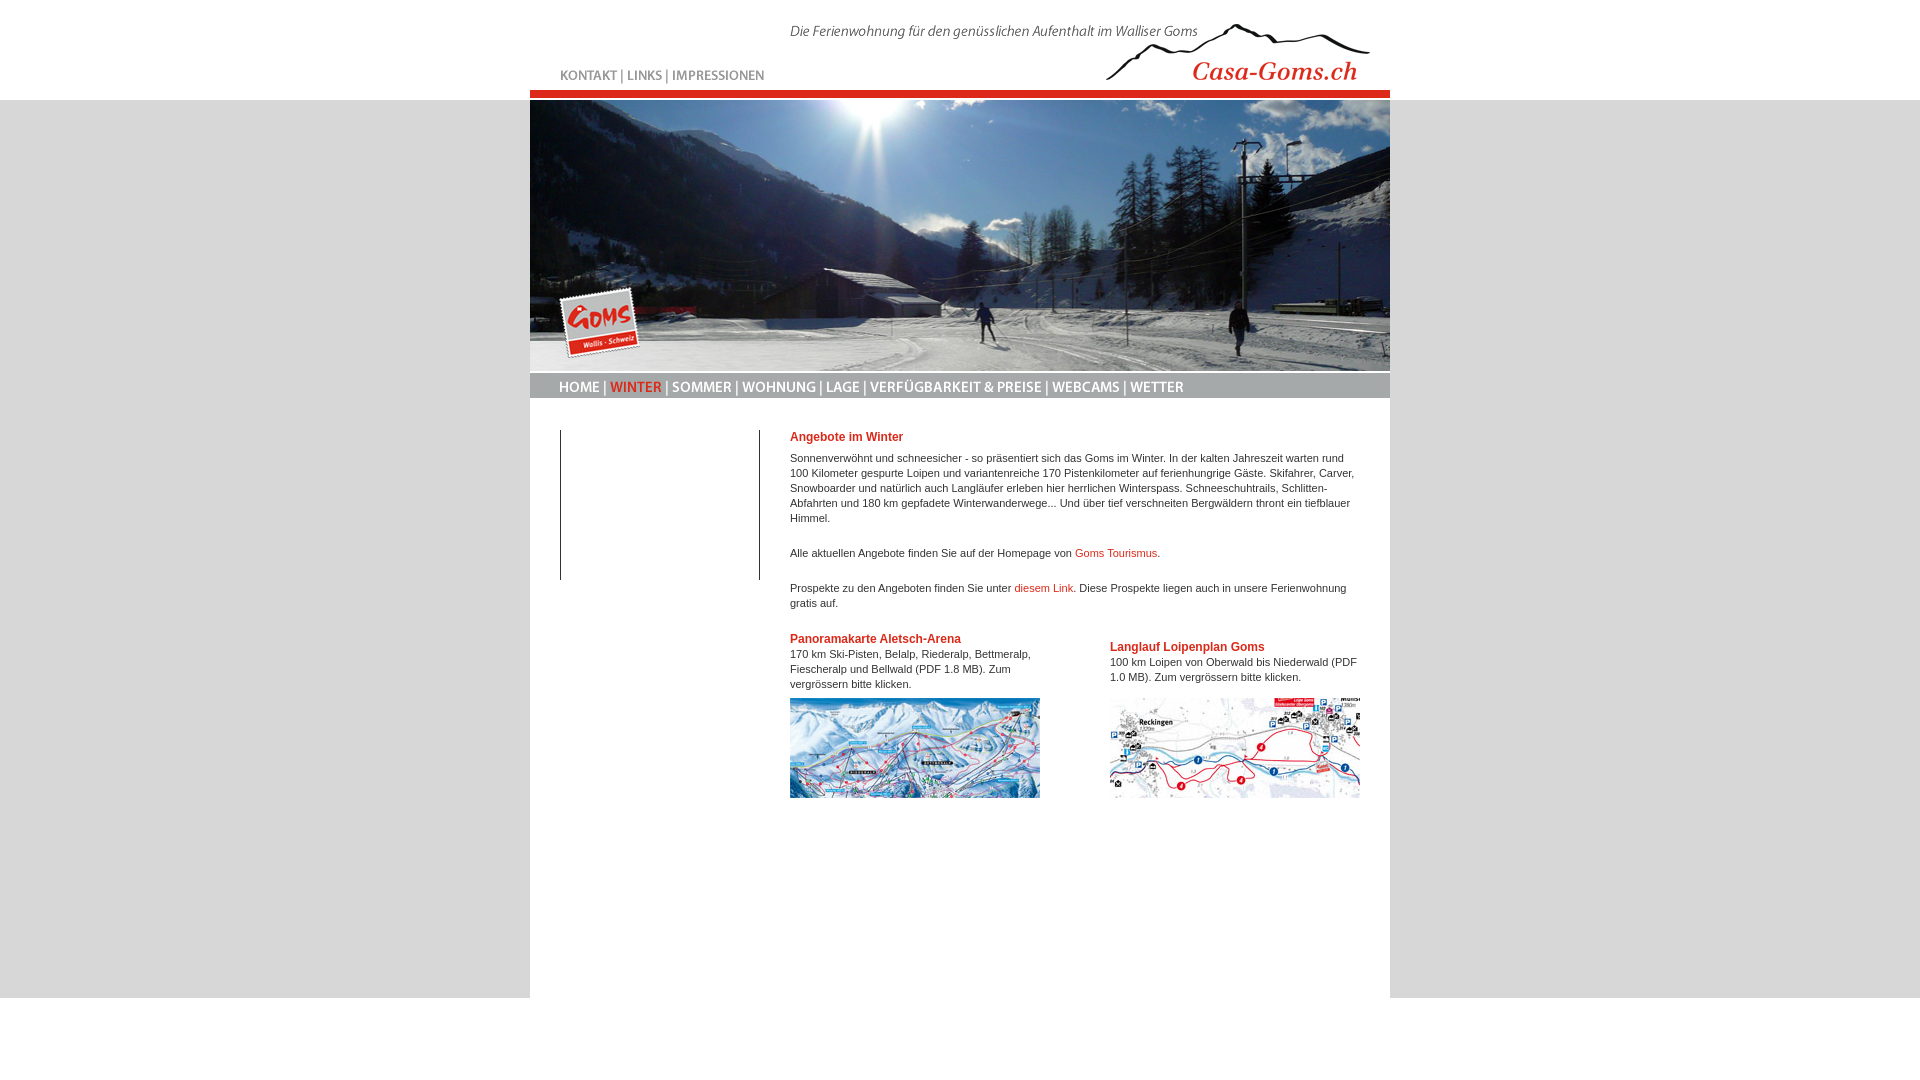 Image resolution: width=1920 pixels, height=1080 pixels. I want to click on 'diesem Link', so click(1042, 586).